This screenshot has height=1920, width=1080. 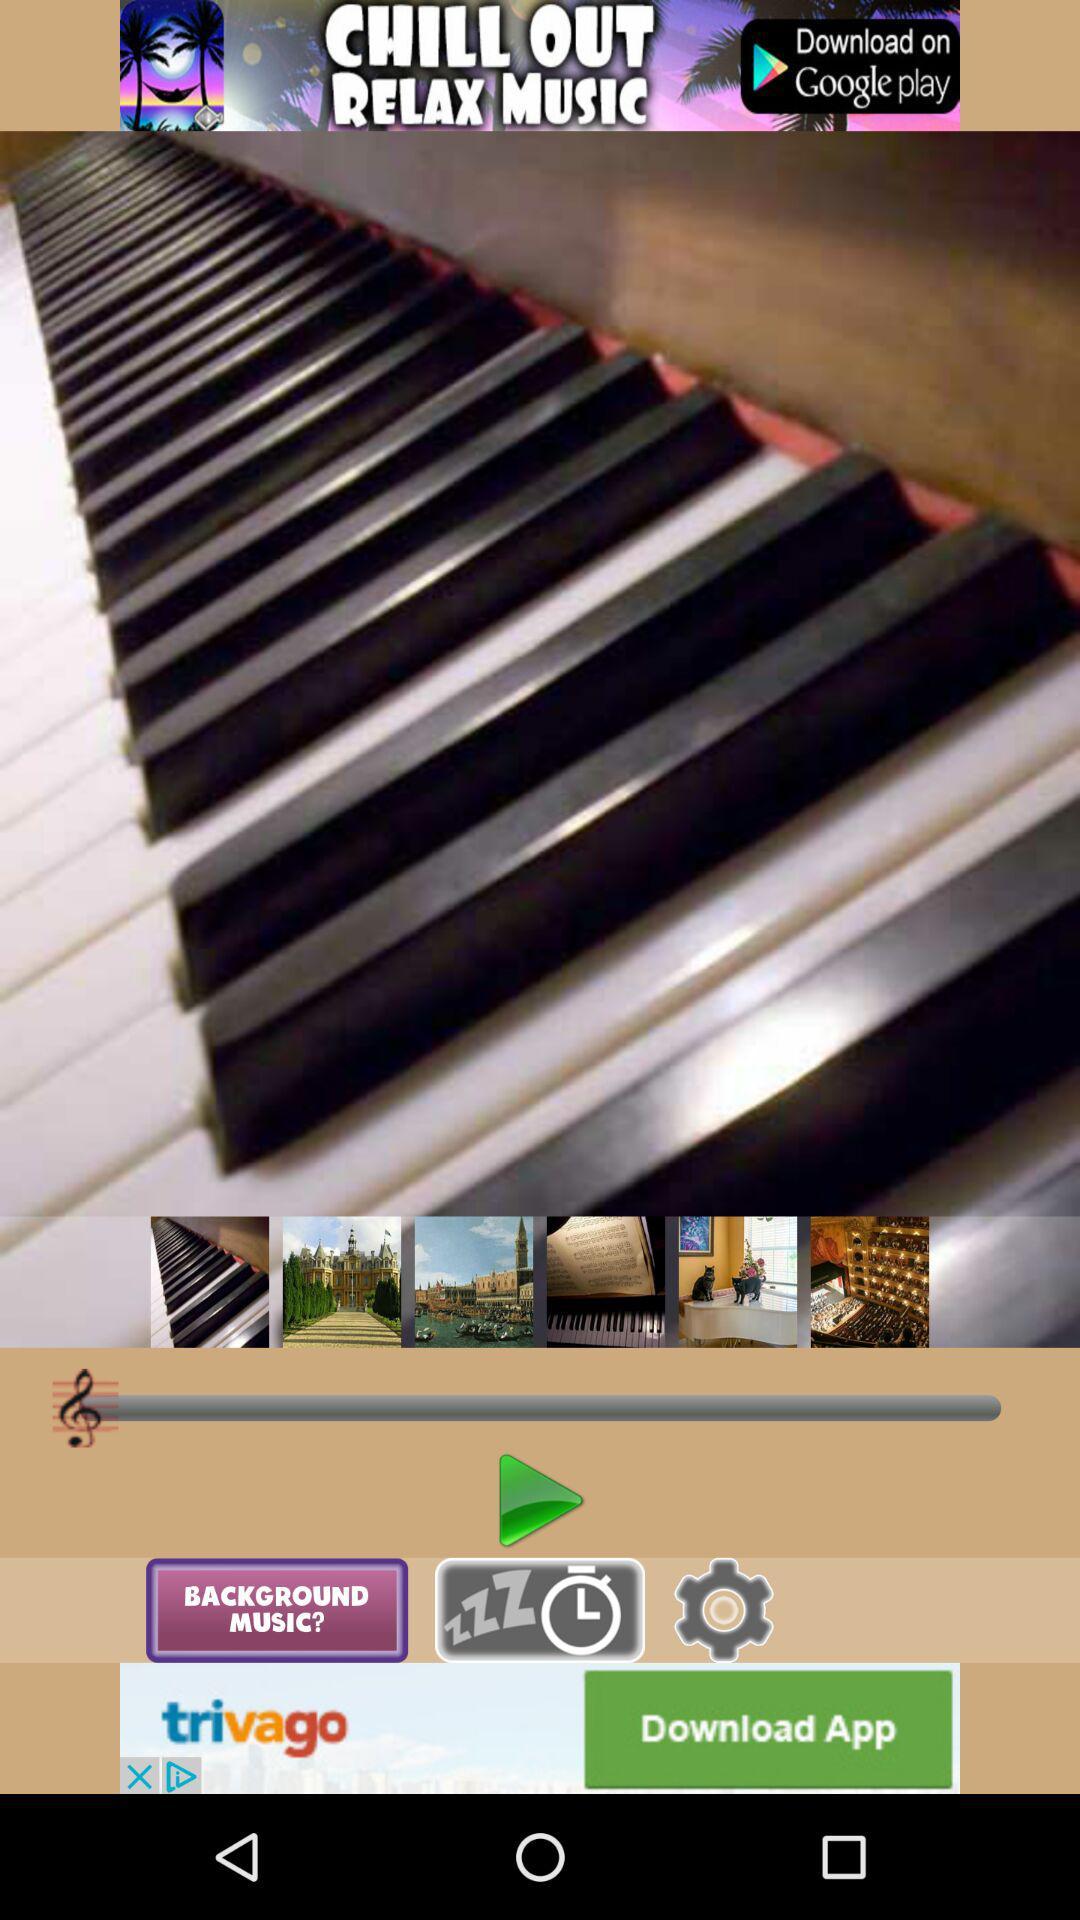 I want to click on open advertisement, so click(x=540, y=1727).